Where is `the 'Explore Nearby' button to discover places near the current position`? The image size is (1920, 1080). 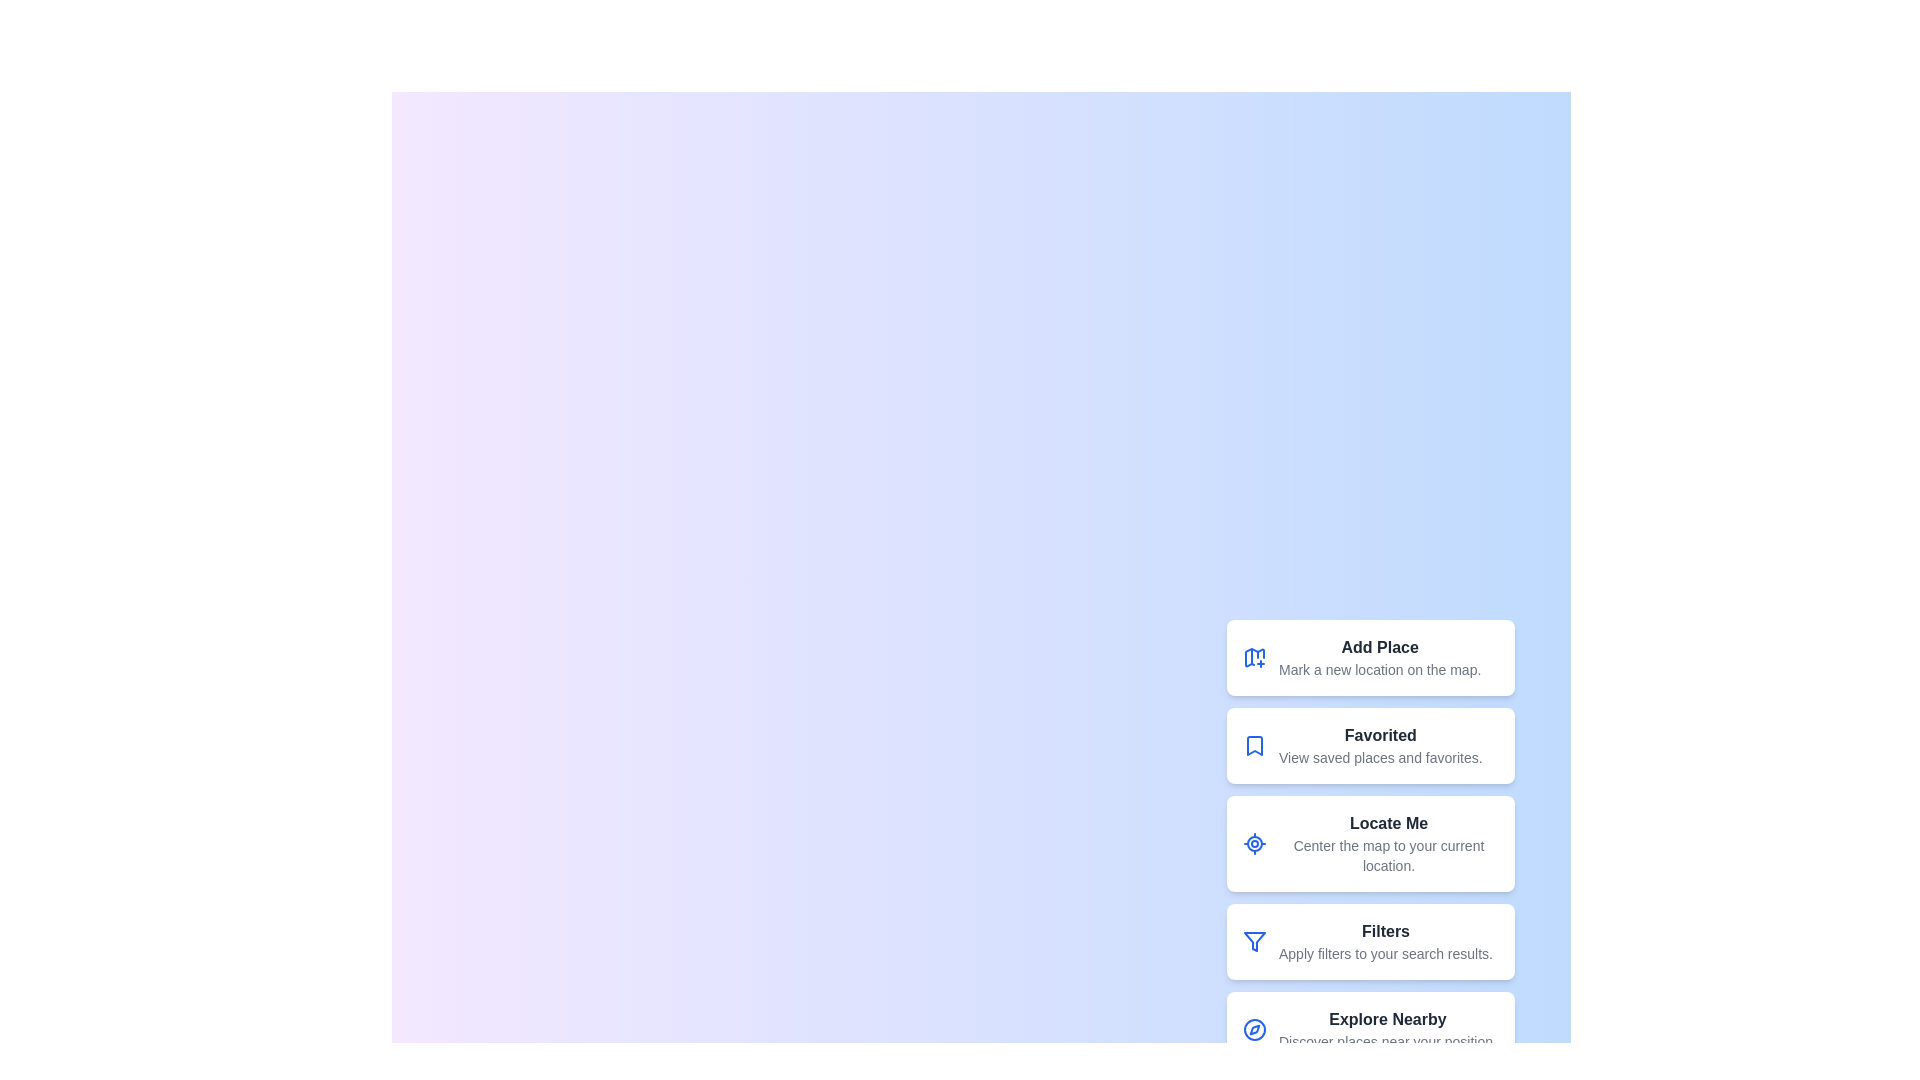
the 'Explore Nearby' button to discover places near the current position is located at coordinates (1386, 1029).